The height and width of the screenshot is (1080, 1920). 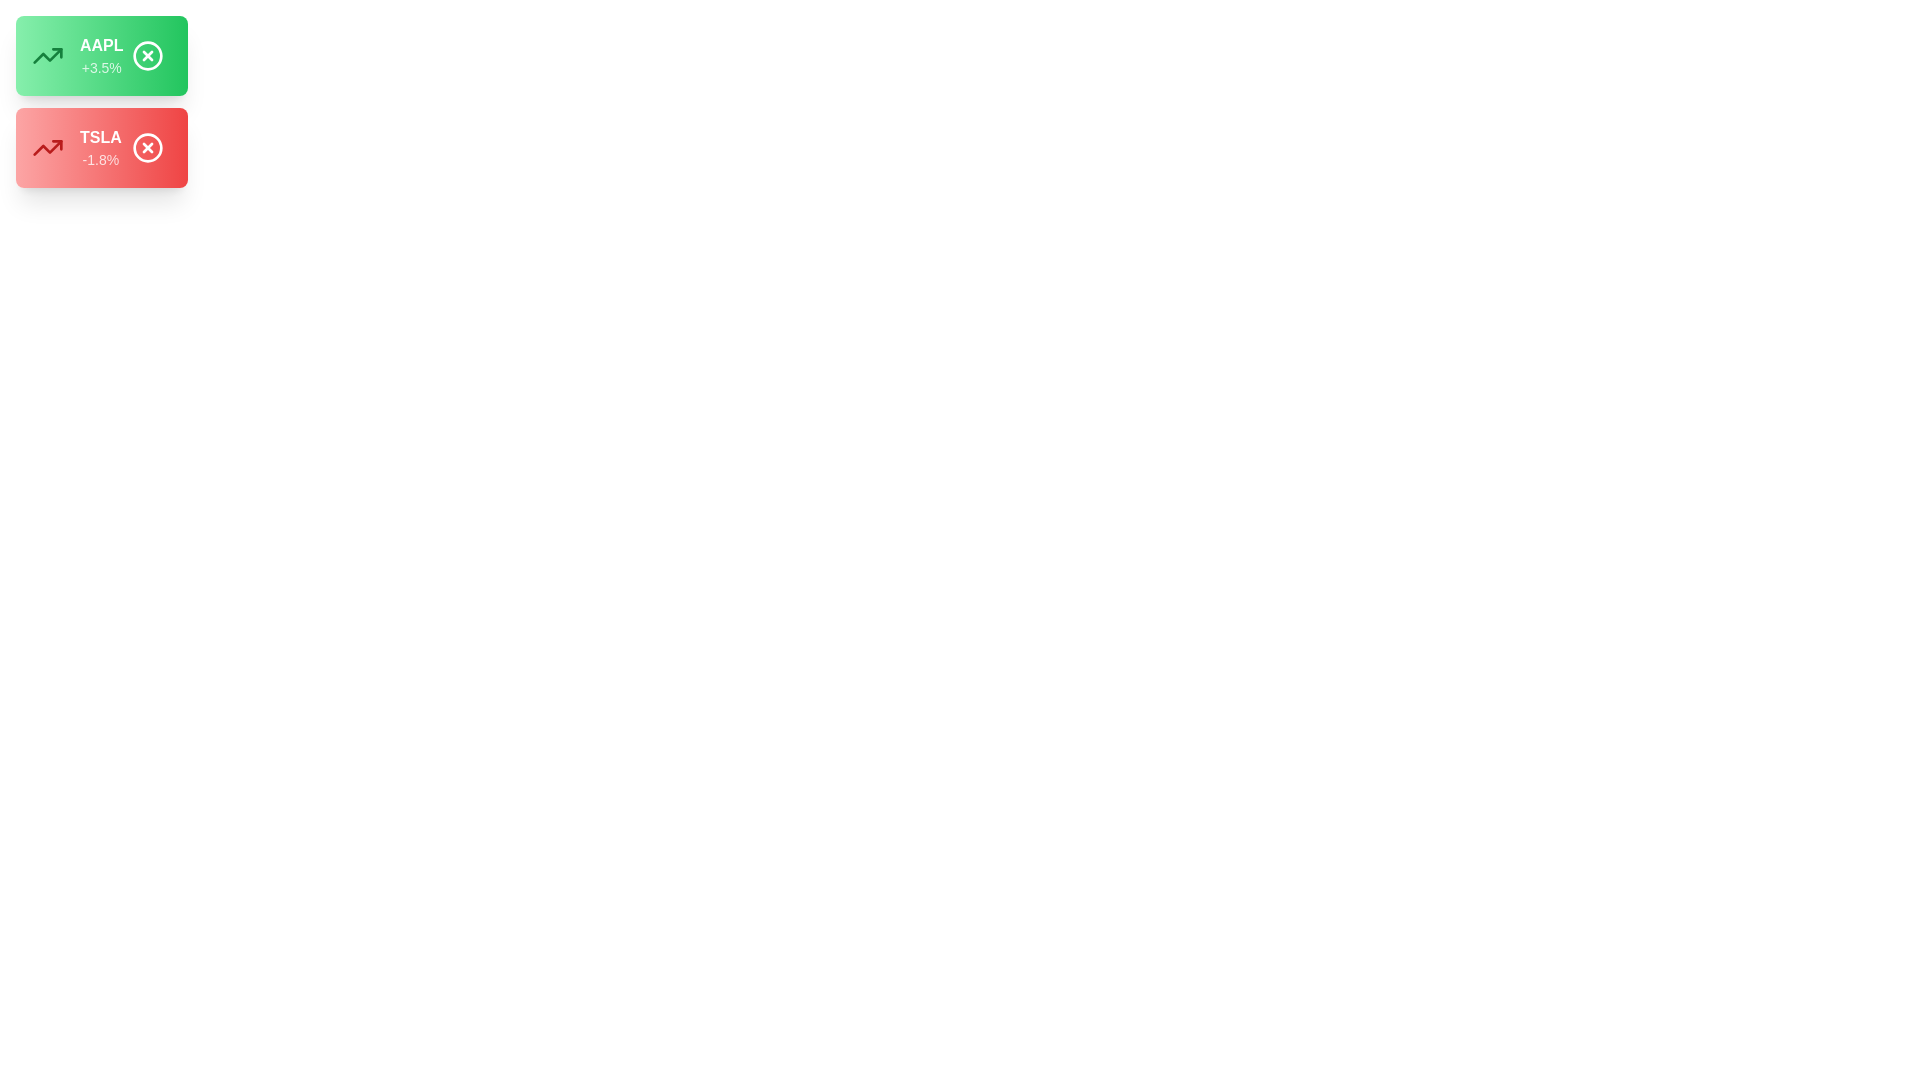 What do you see at coordinates (146, 146) in the screenshot?
I see `the close button of the alert corresponding to TSLA` at bounding box center [146, 146].